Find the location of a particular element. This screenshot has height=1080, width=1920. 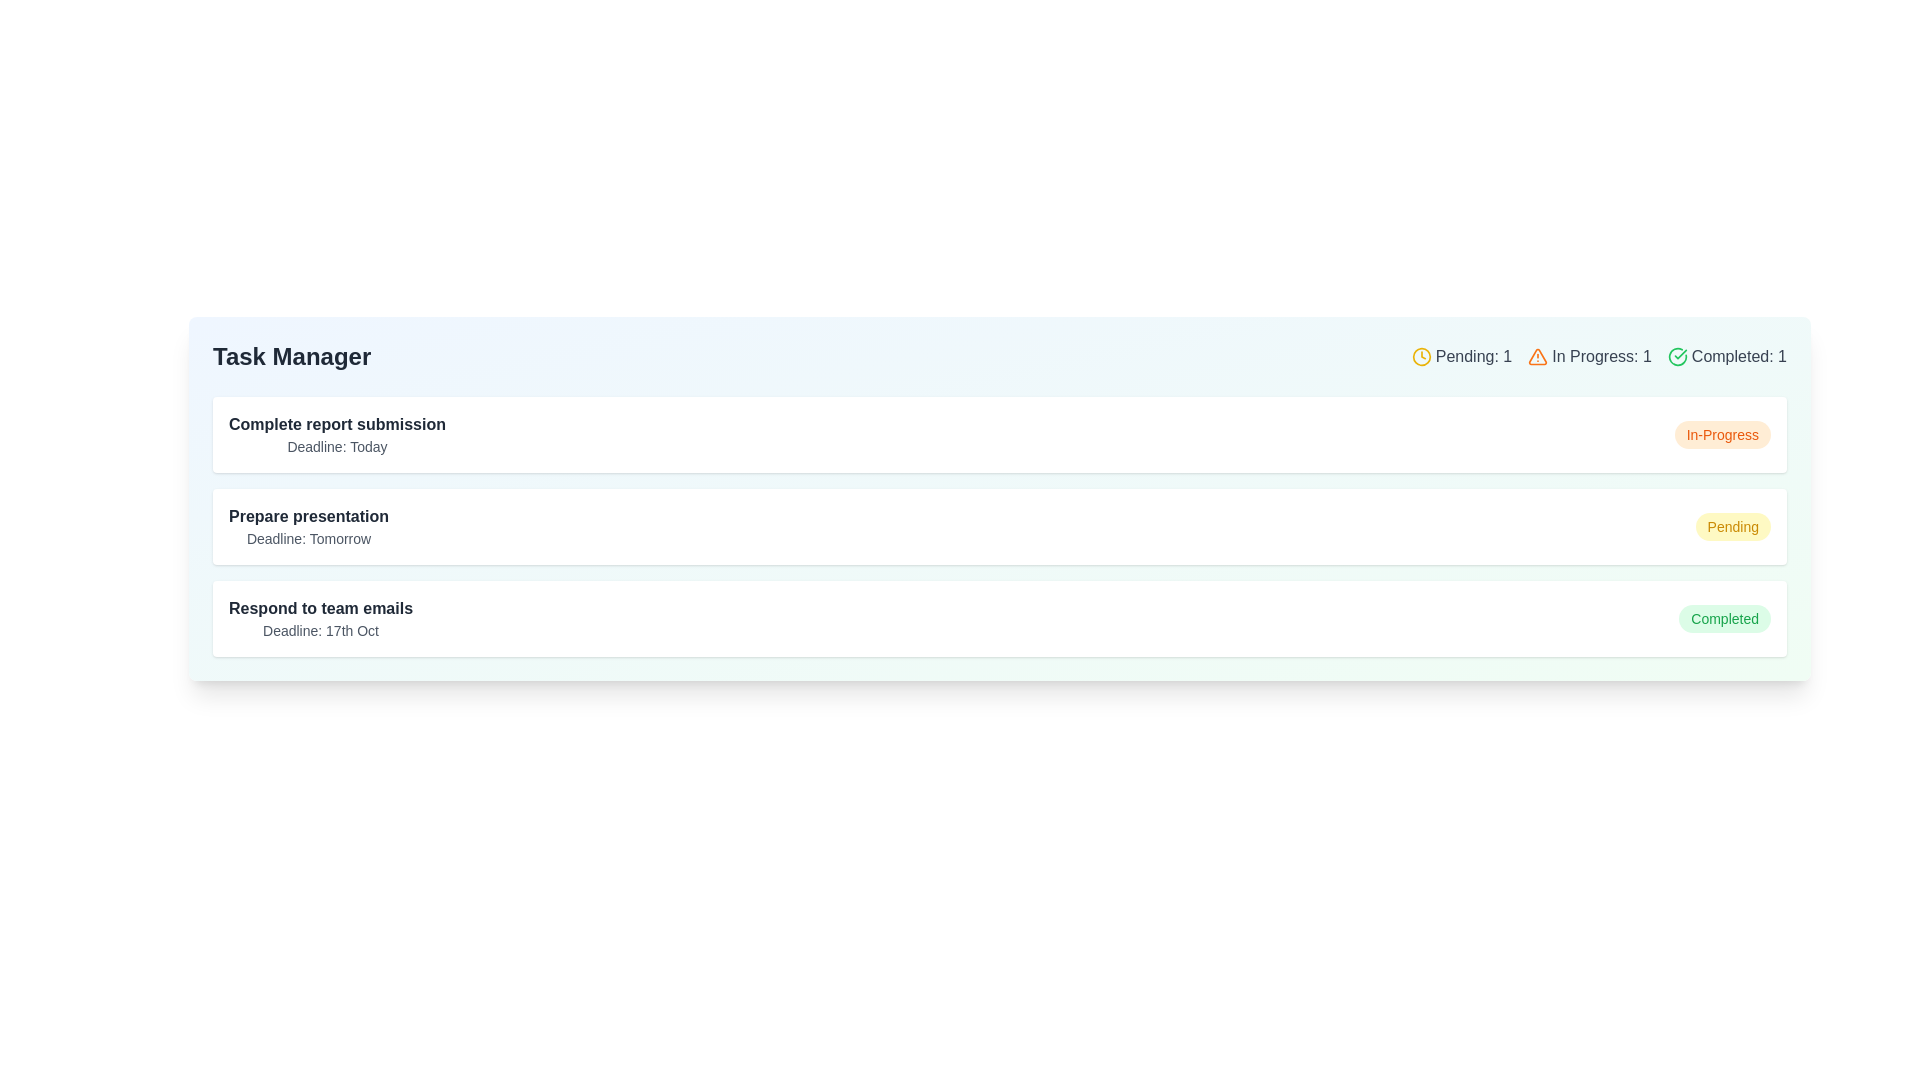

the label in the top-right section of the interface that shows the number of tasks currently in progress, indicated by an orange icon, to interact with its related functionality is located at coordinates (1588, 356).